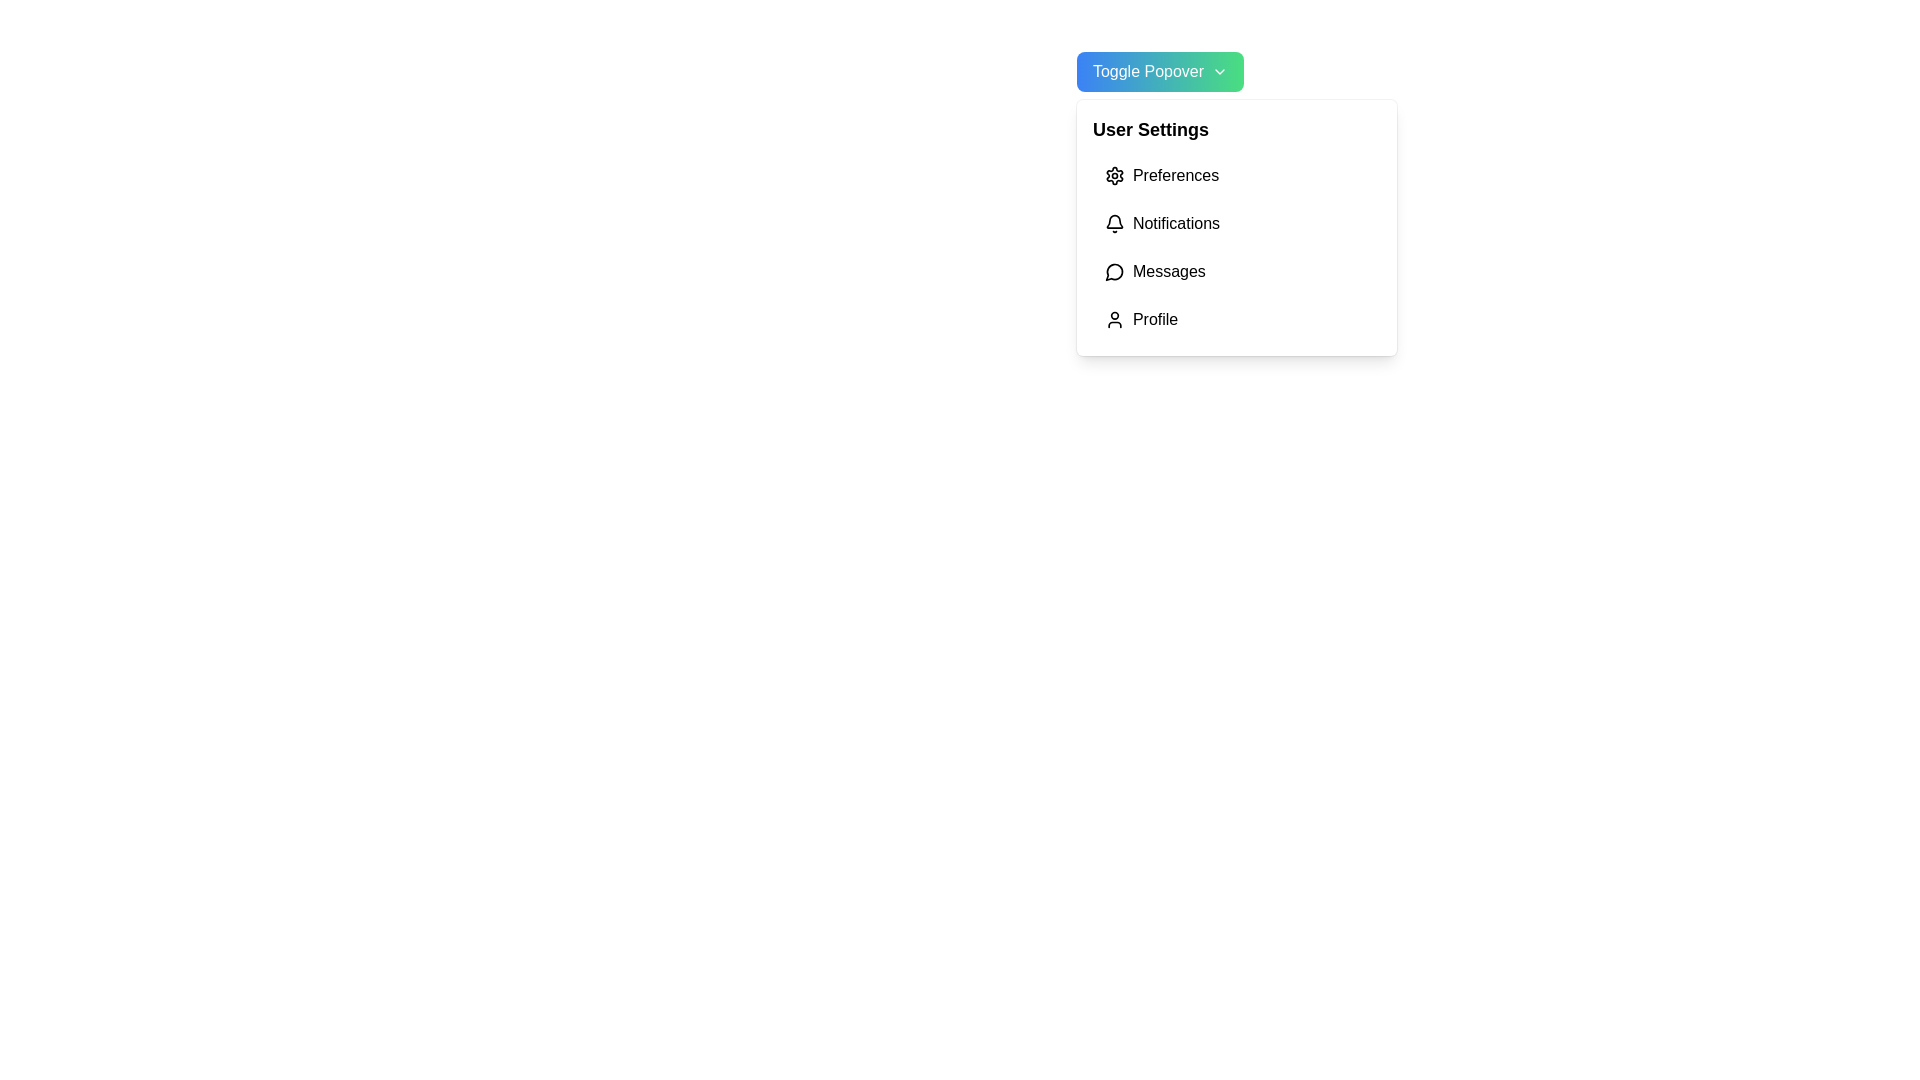  Describe the element at coordinates (1113, 272) in the screenshot. I see `the messaging icon located to the left of the 'Messages' text in the dropdown menu under 'User Settings'` at that location.